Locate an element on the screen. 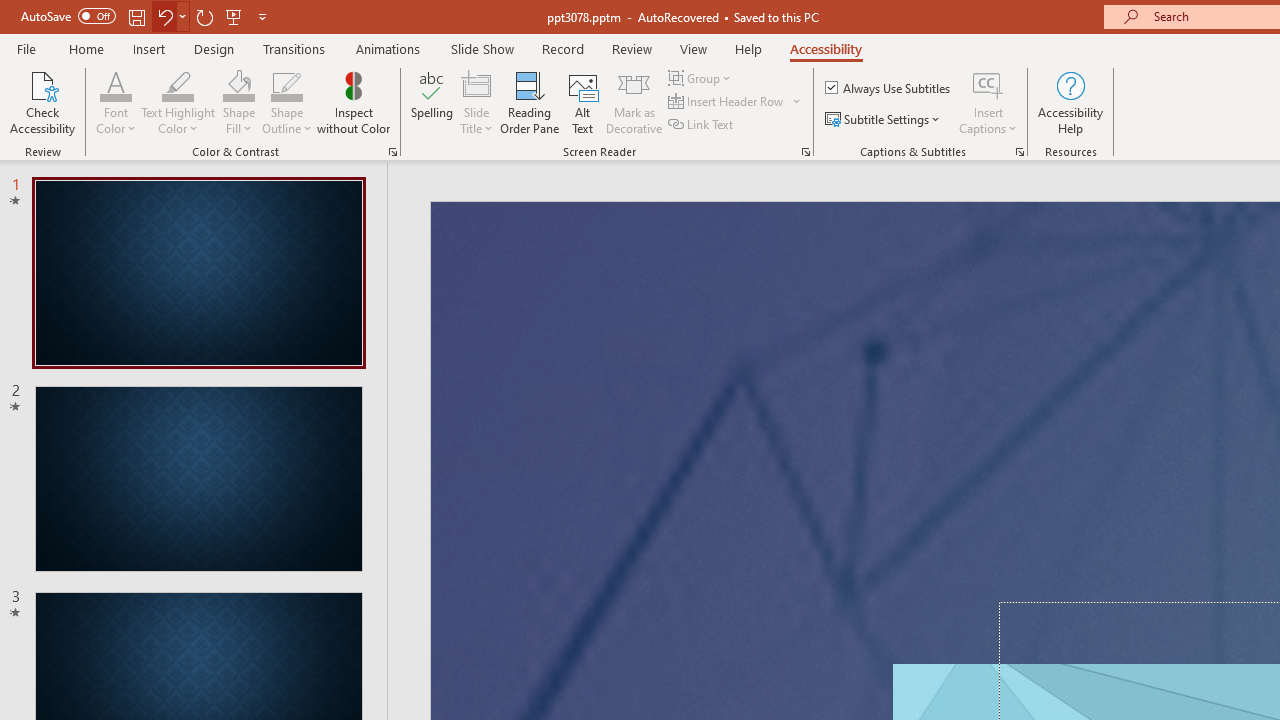 Image resolution: width=1280 pixels, height=720 pixels. 'Shape Outline' is located at coordinates (286, 84).